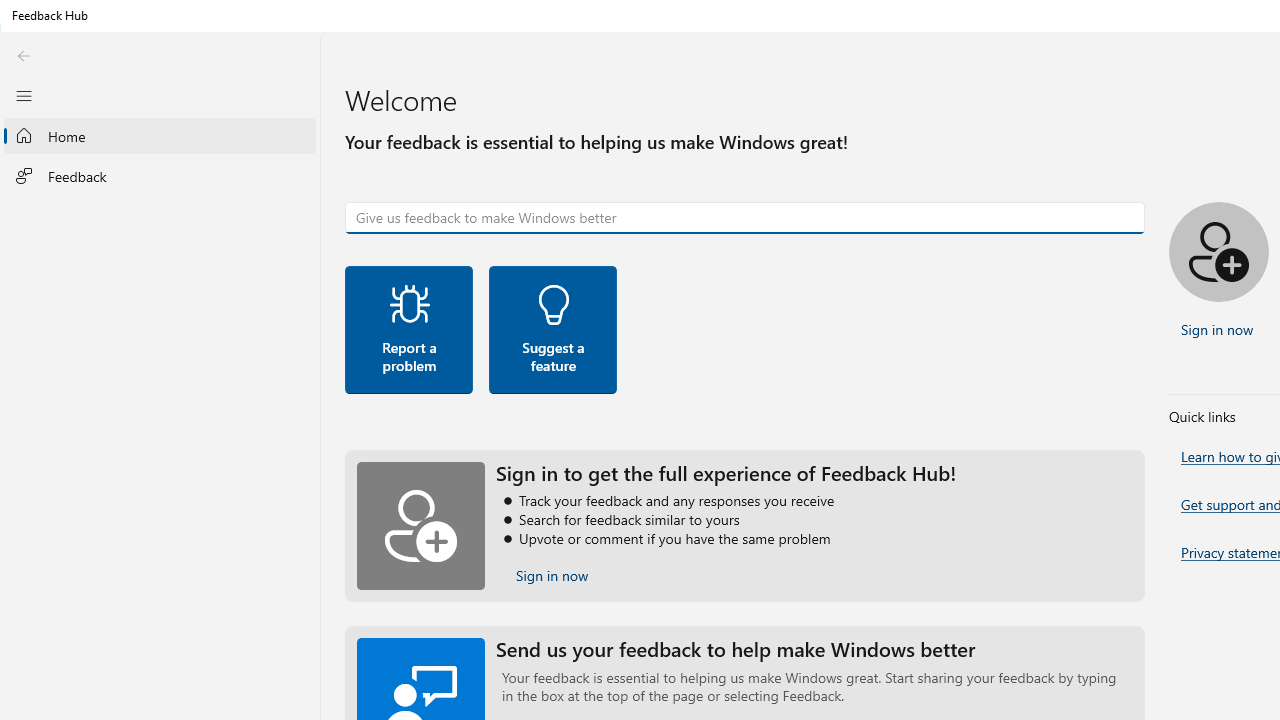  What do you see at coordinates (160, 174) in the screenshot?
I see `'Feedback'` at bounding box center [160, 174].